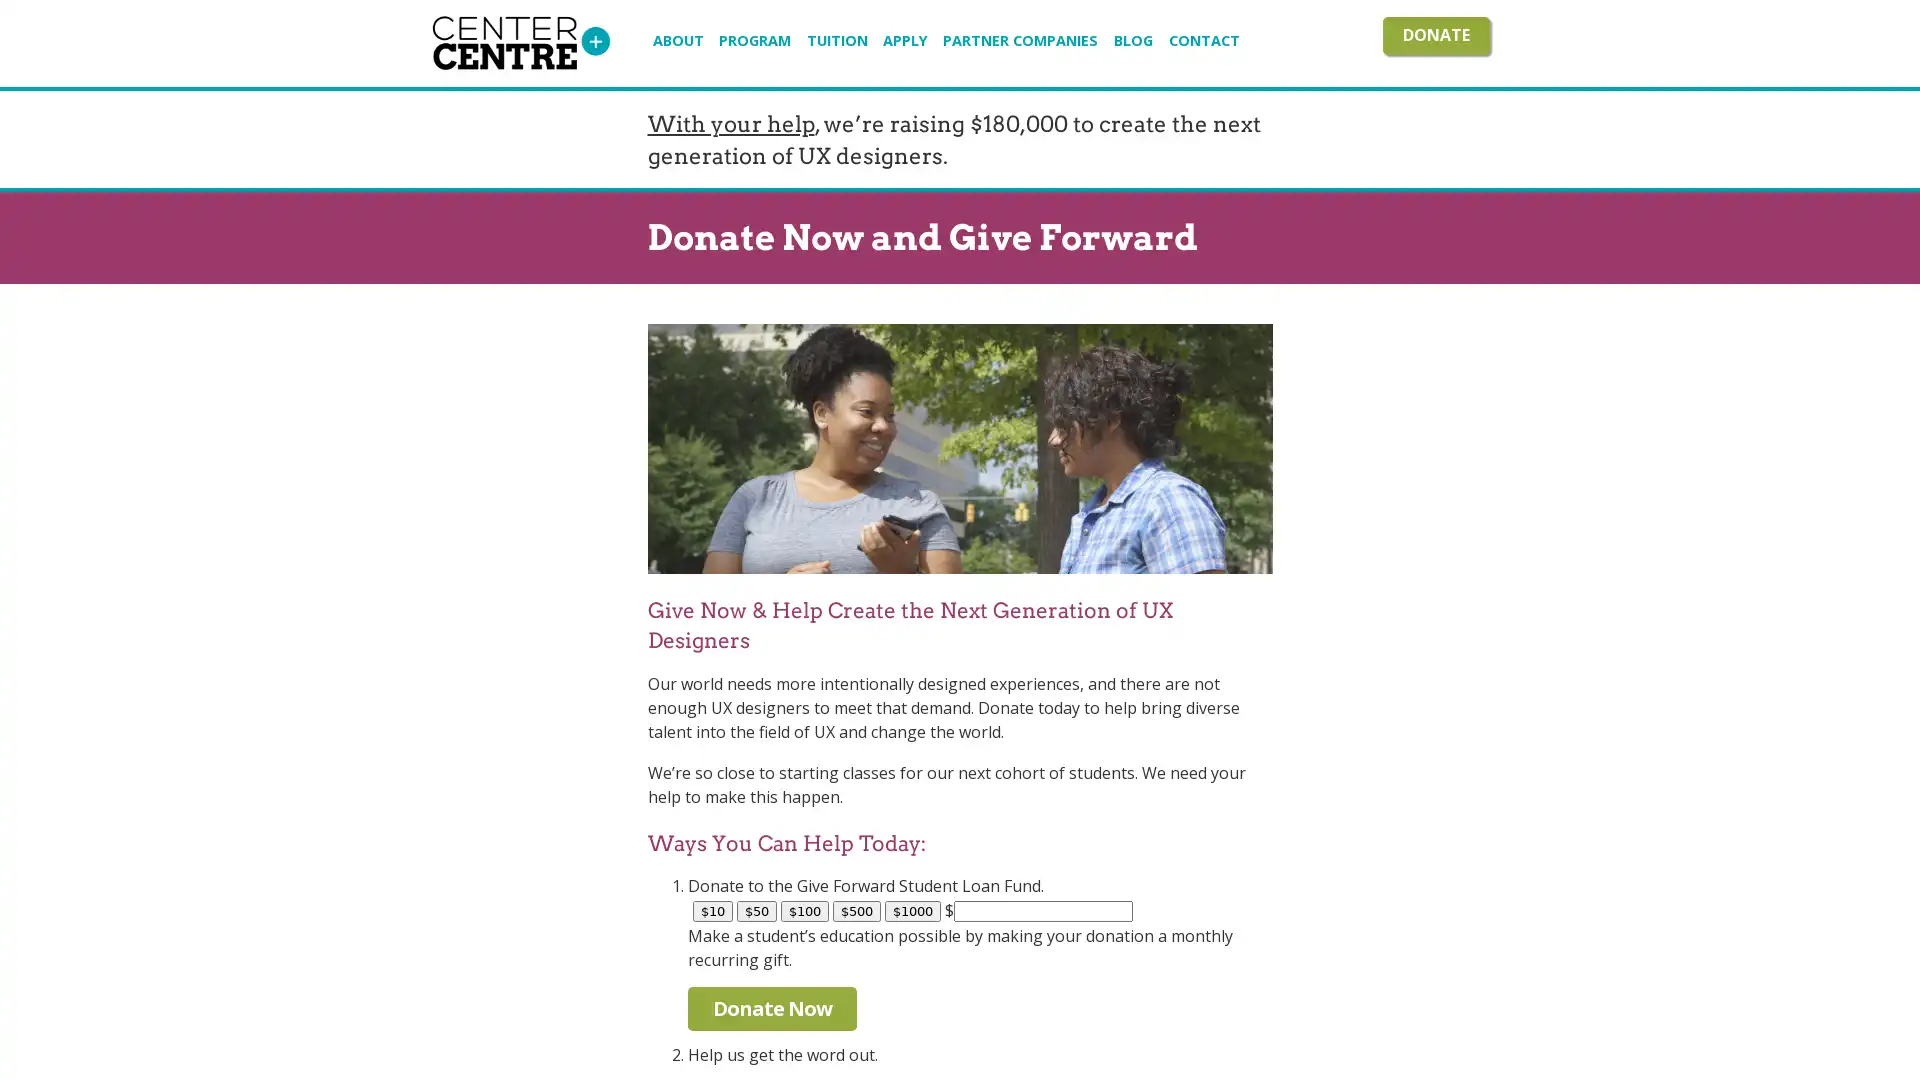 This screenshot has width=1920, height=1080. Describe the element at coordinates (855, 910) in the screenshot. I see `$500` at that location.